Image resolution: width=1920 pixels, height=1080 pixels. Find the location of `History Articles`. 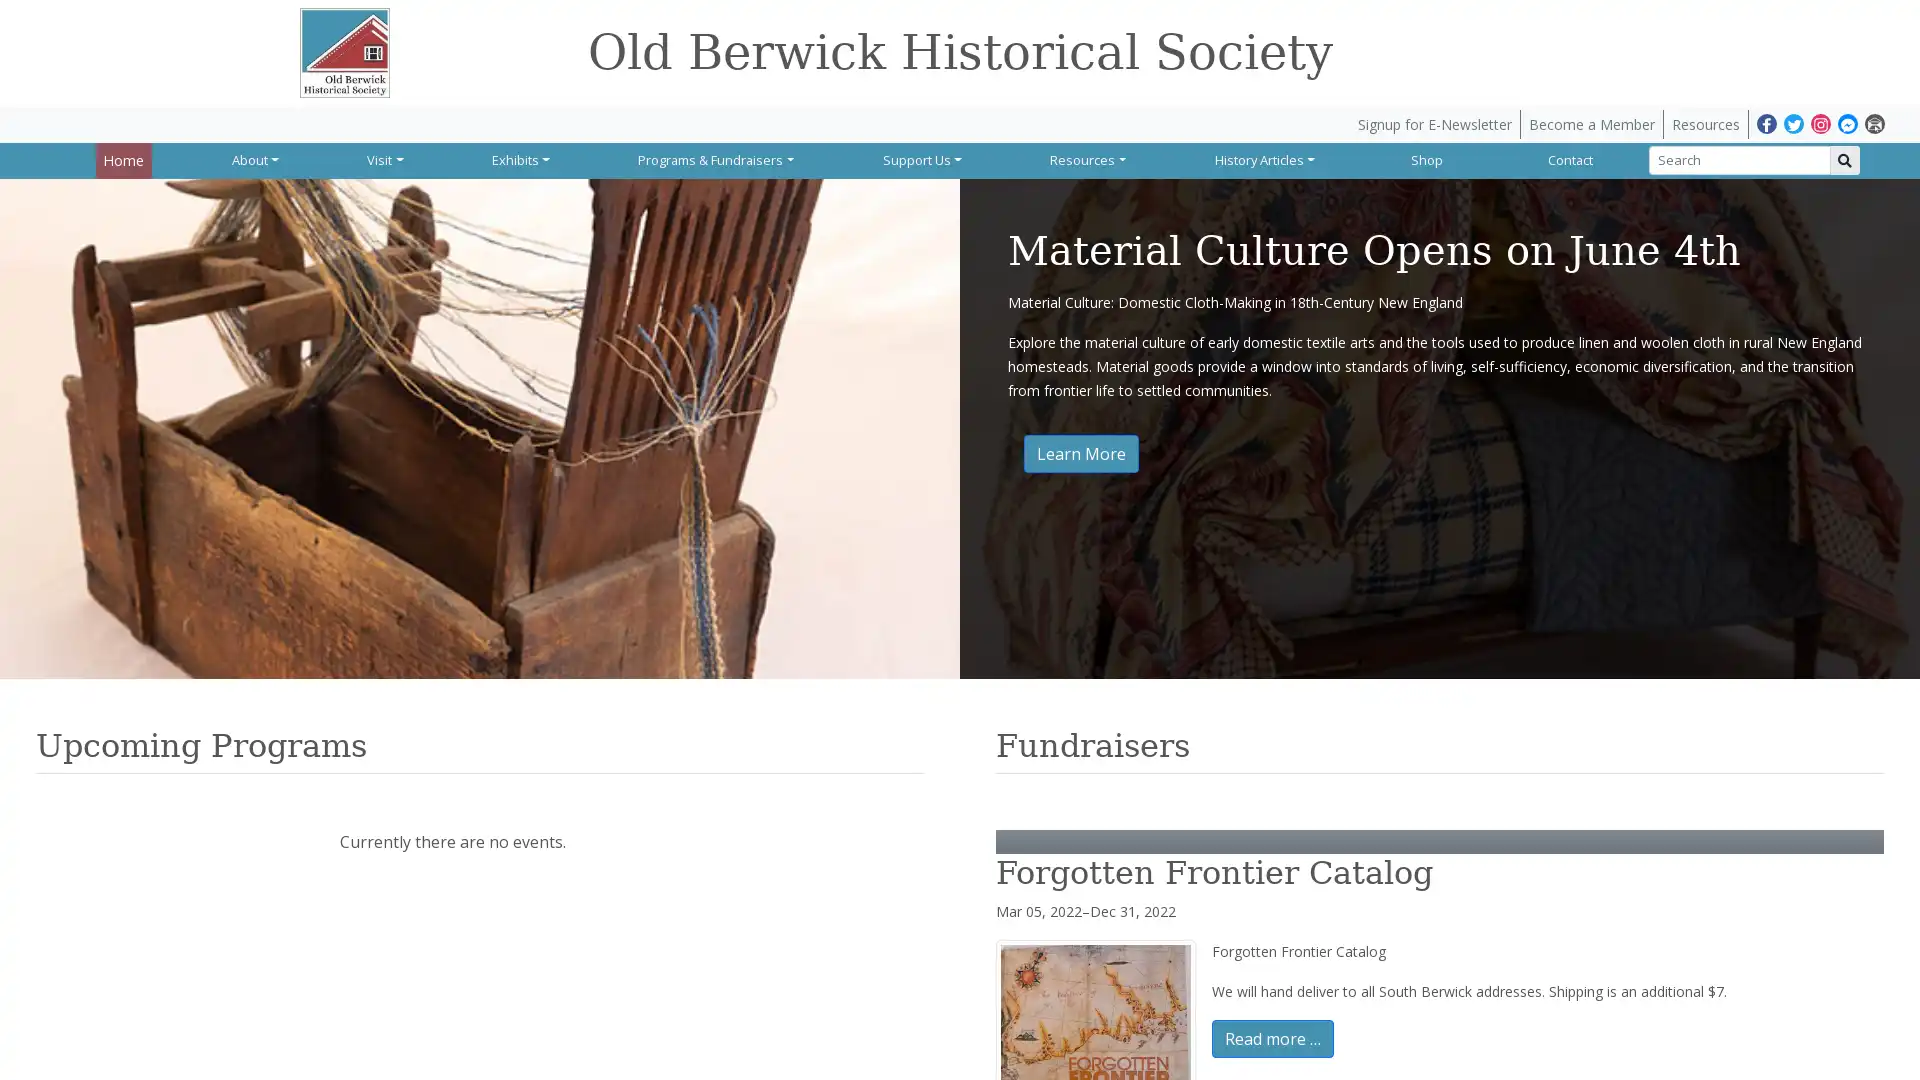

History Articles is located at coordinates (1262, 158).